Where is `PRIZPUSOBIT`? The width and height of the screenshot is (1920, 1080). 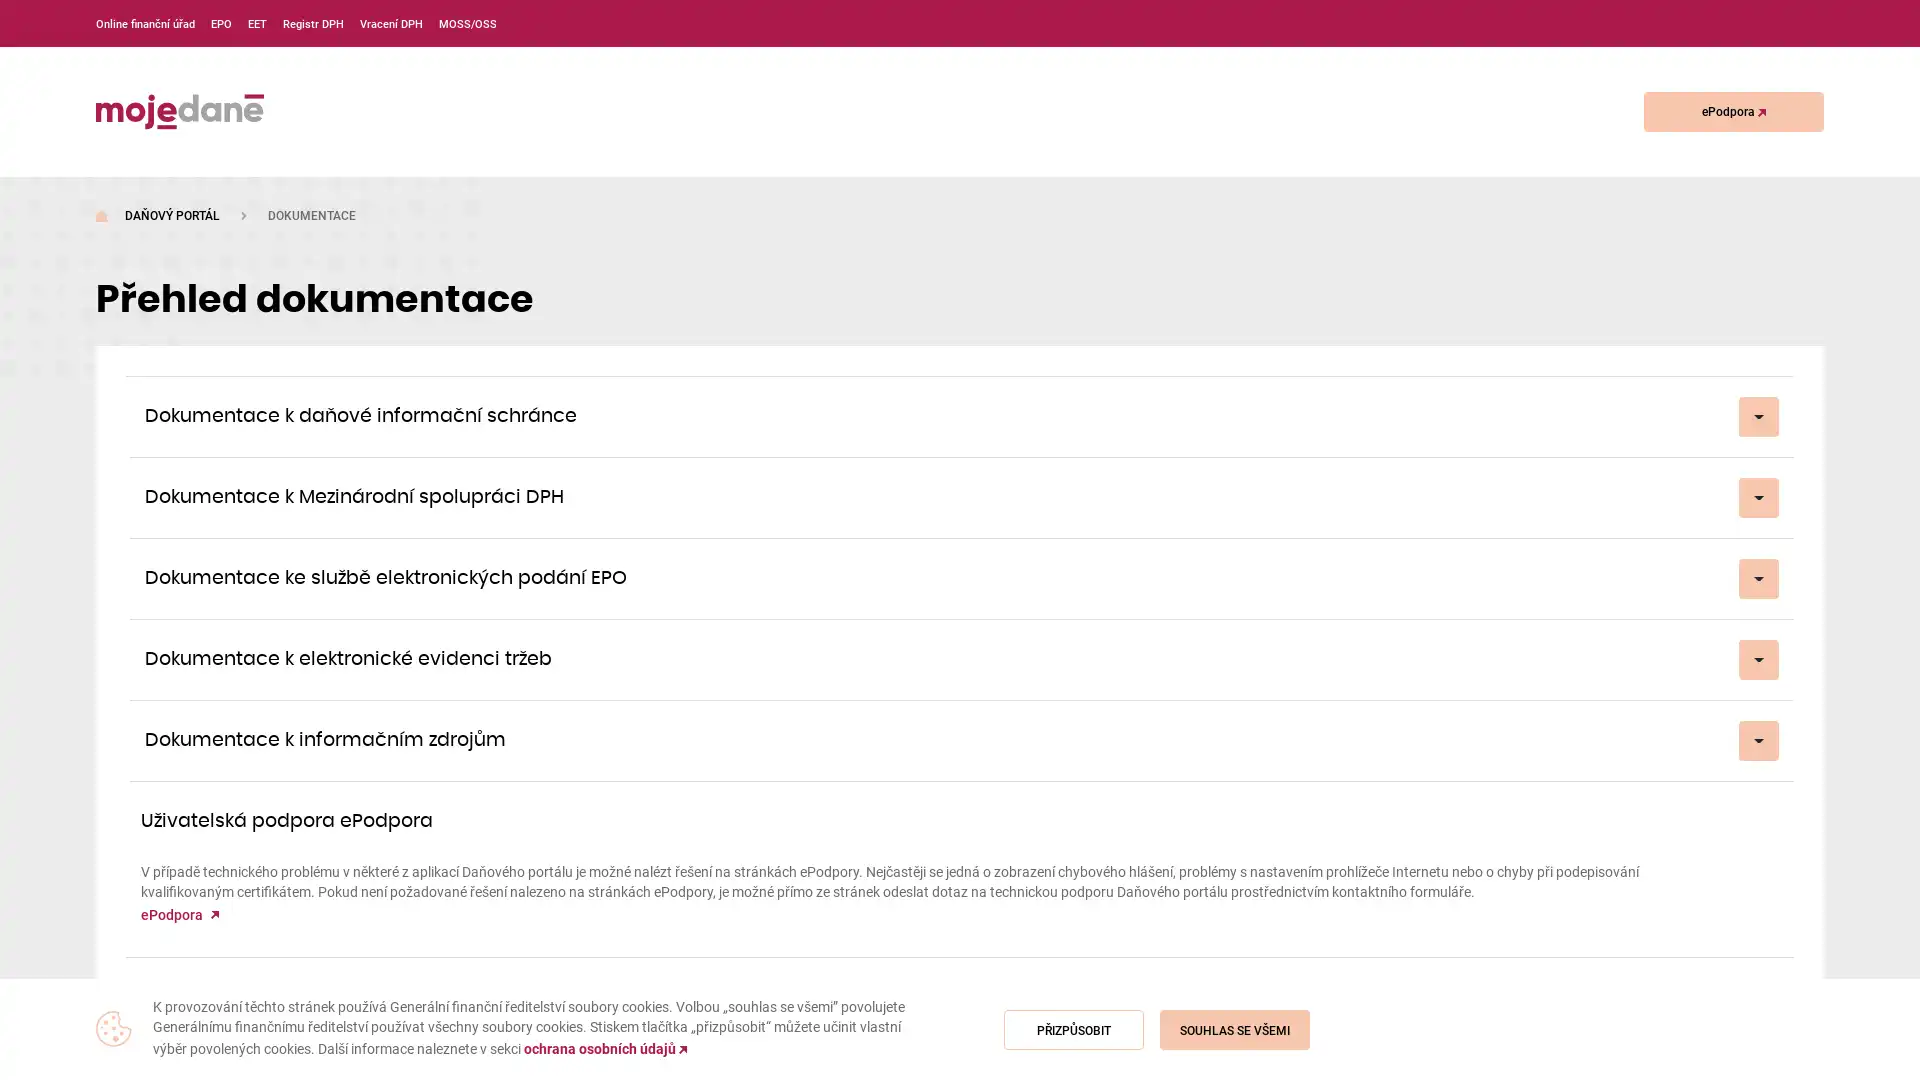
PRIZPUSOBIT is located at coordinates (1073, 1029).